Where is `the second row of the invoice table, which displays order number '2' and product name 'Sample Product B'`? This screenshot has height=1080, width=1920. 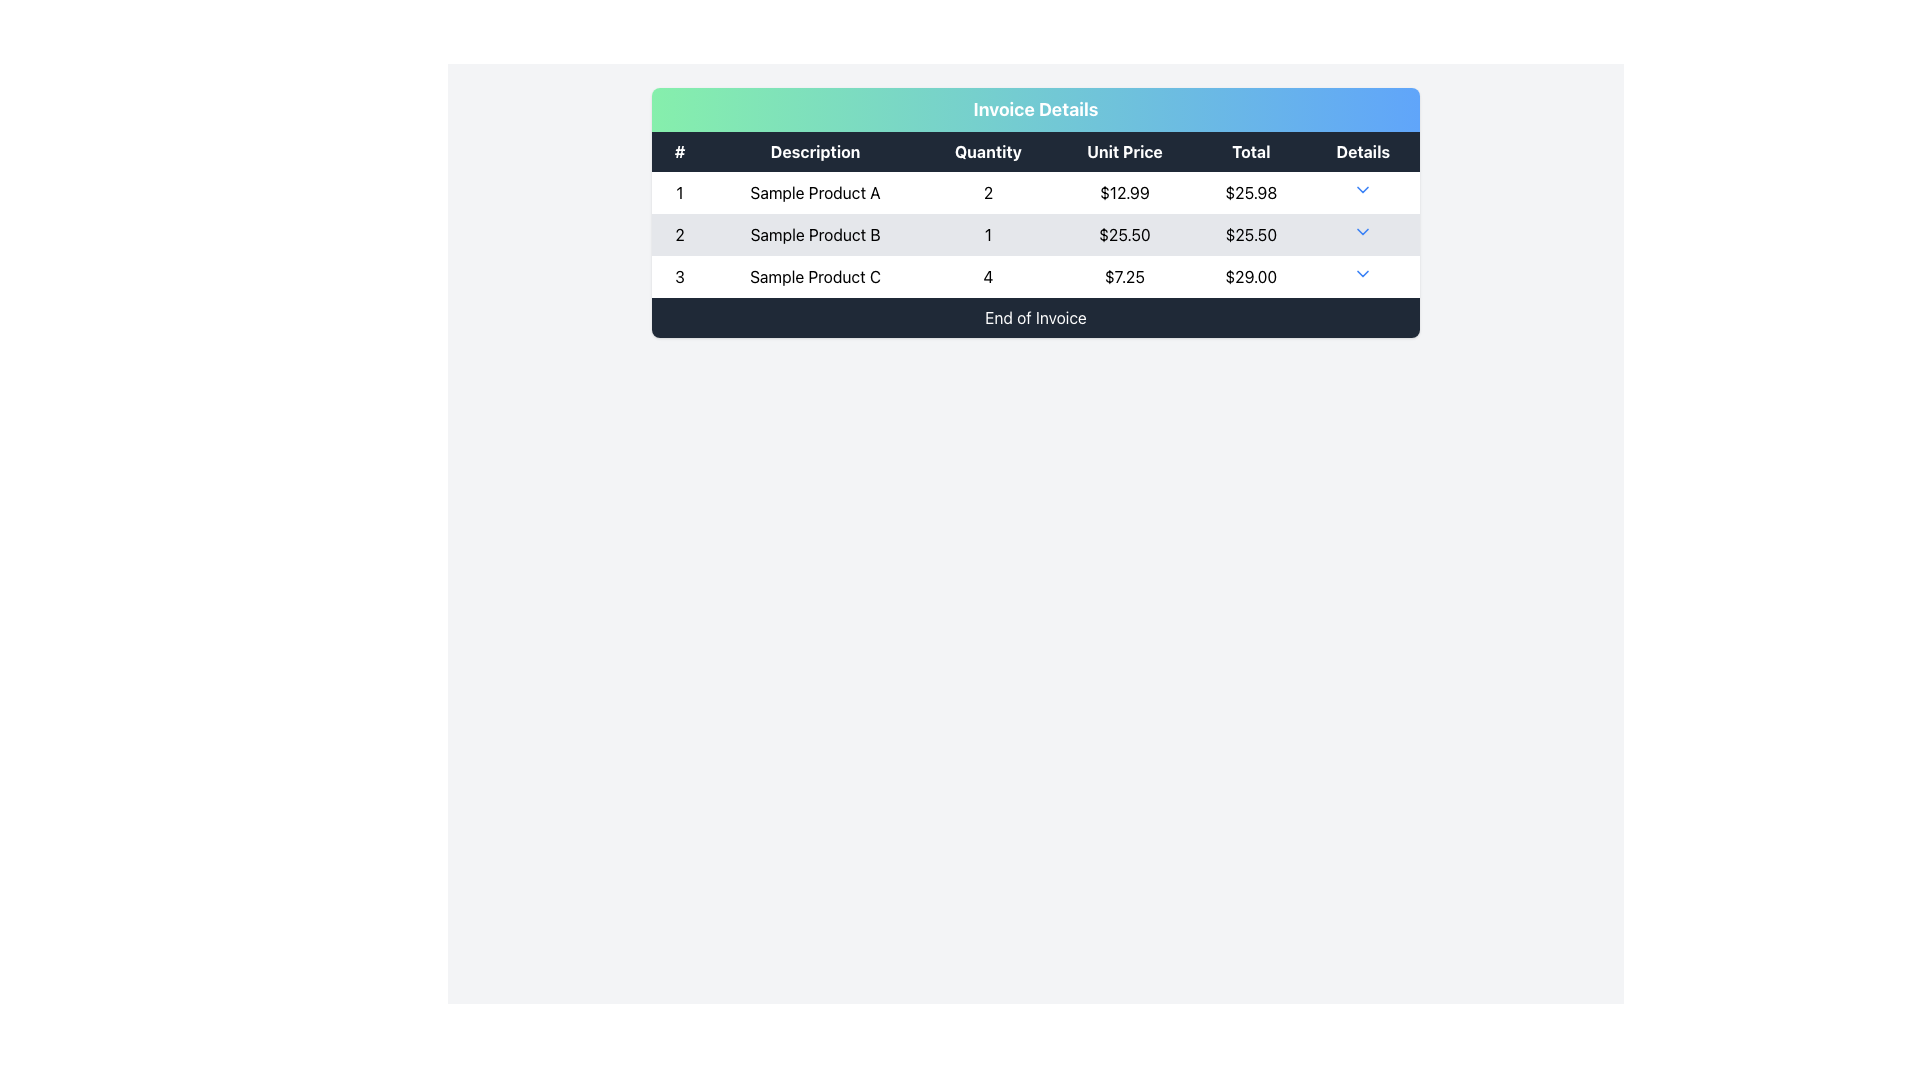
the second row of the invoice table, which displays order number '2' and product name 'Sample Product B' is located at coordinates (1036, 234).